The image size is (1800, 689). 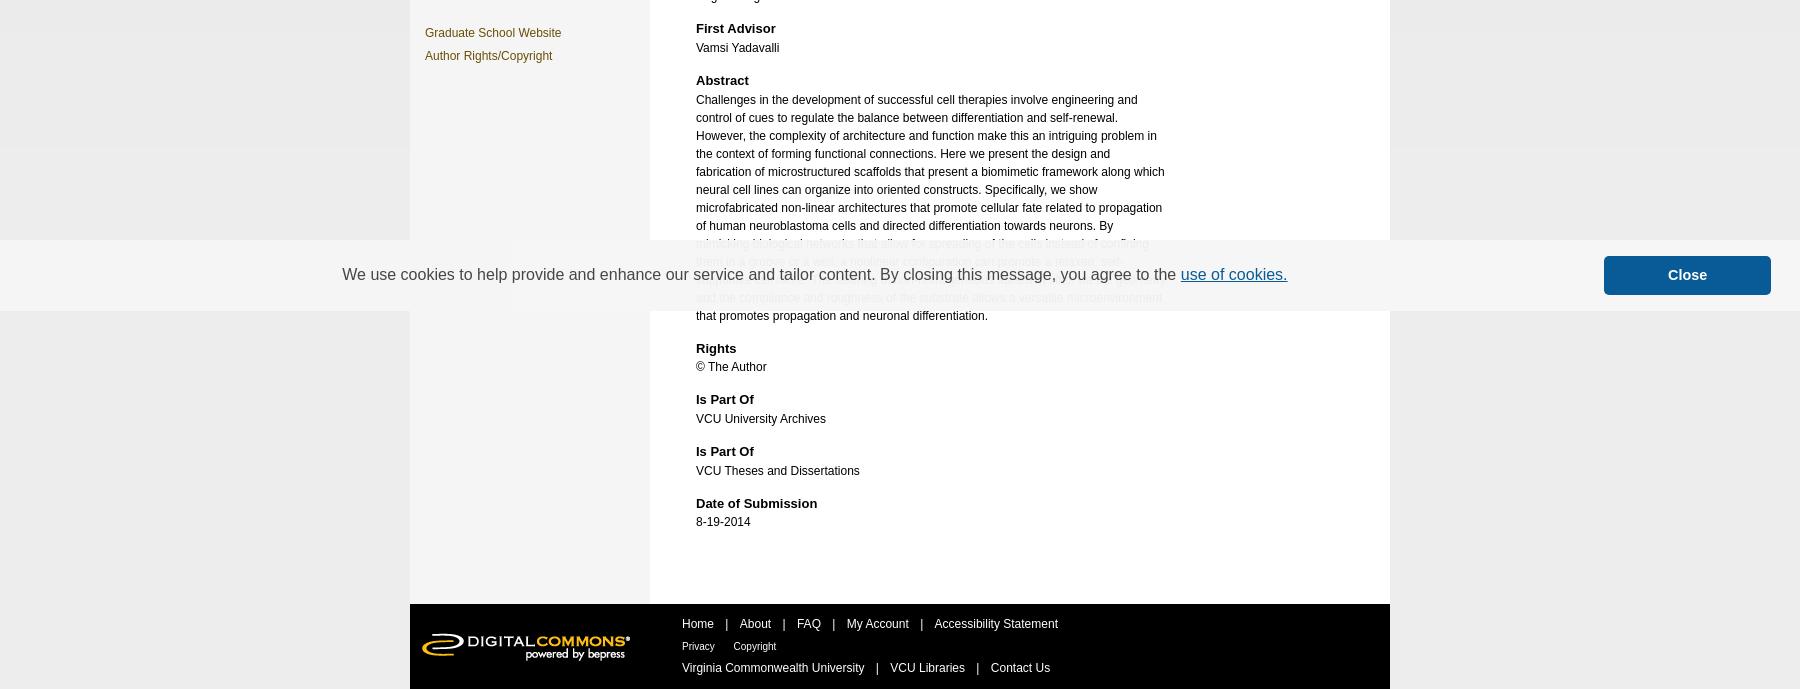 What do you see at coordinates (776, 469) in the screenshot?
I see `'VCU Theses and Dissertations'` at bounding box center [776, 469].